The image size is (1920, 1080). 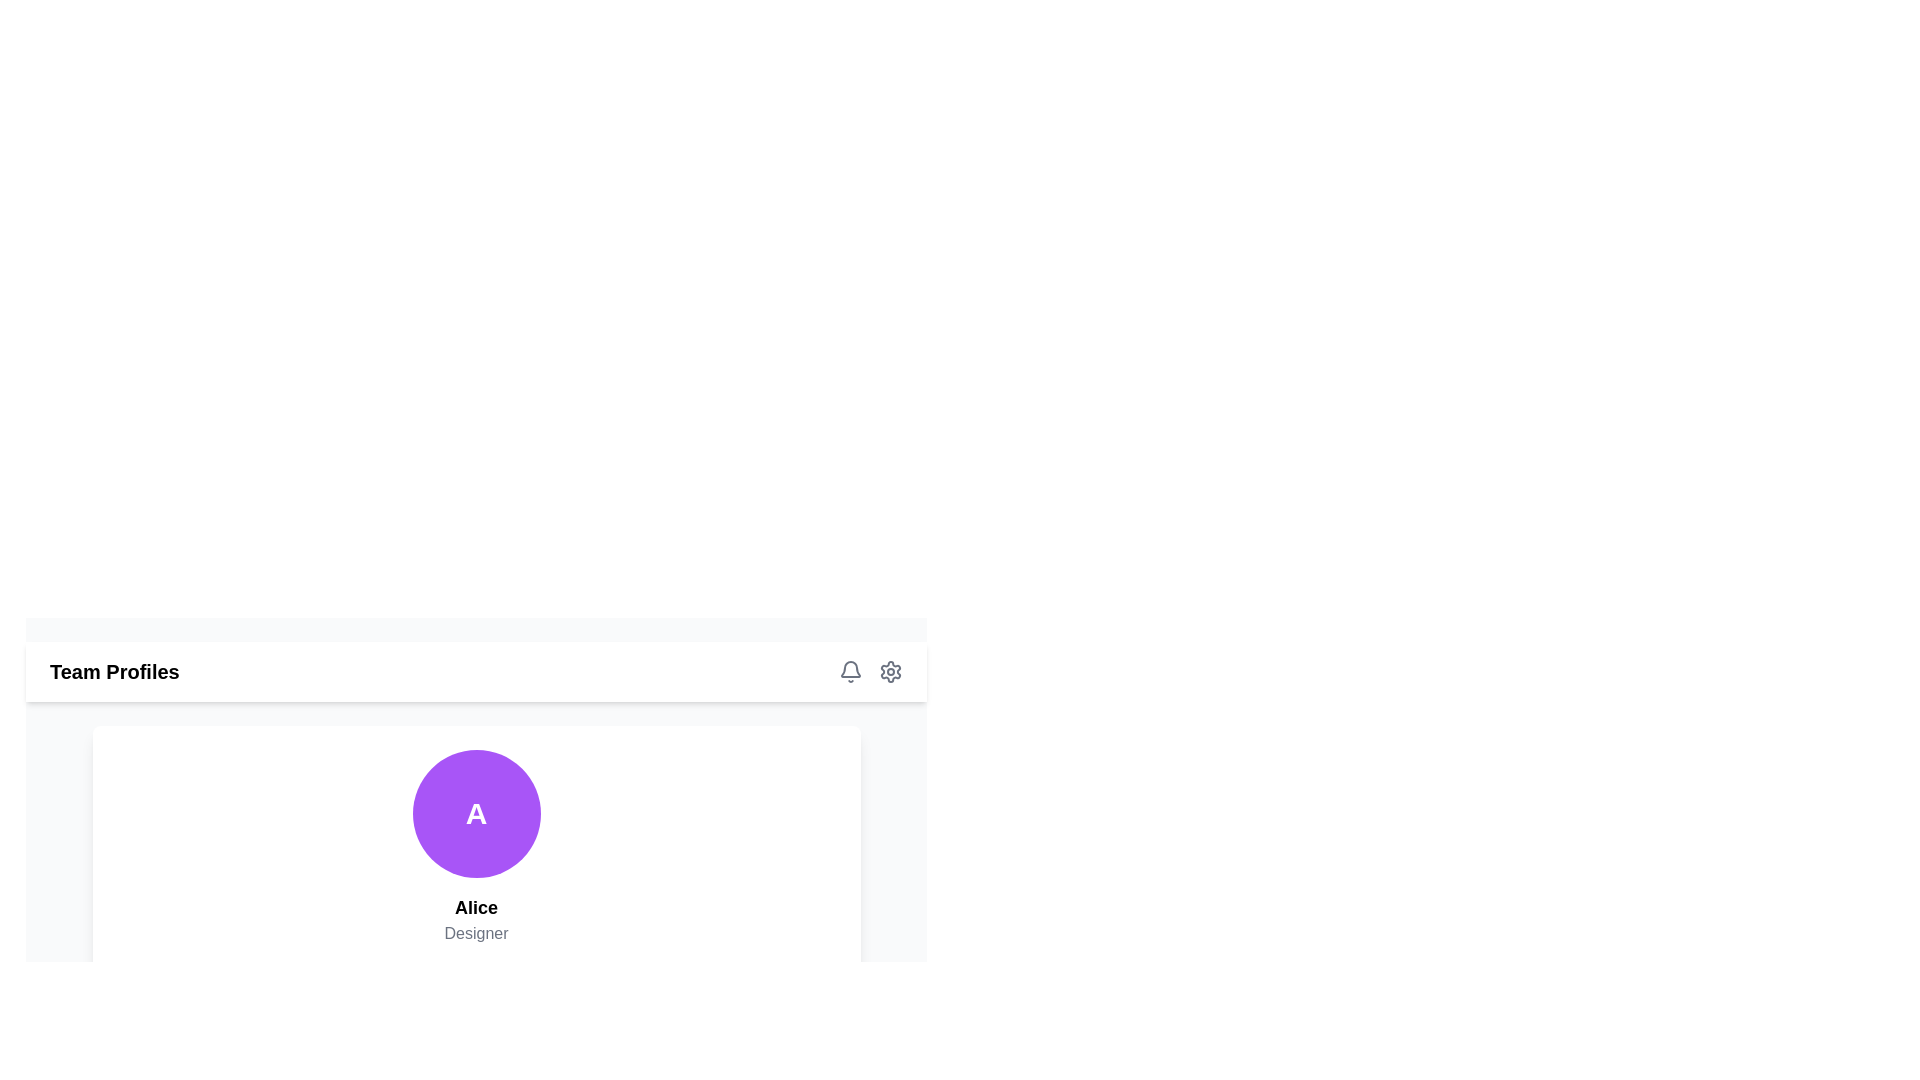 I want to click on the gray bell-shaped icon located at the top-right corner of the user interface, so click(x=850, y=671).